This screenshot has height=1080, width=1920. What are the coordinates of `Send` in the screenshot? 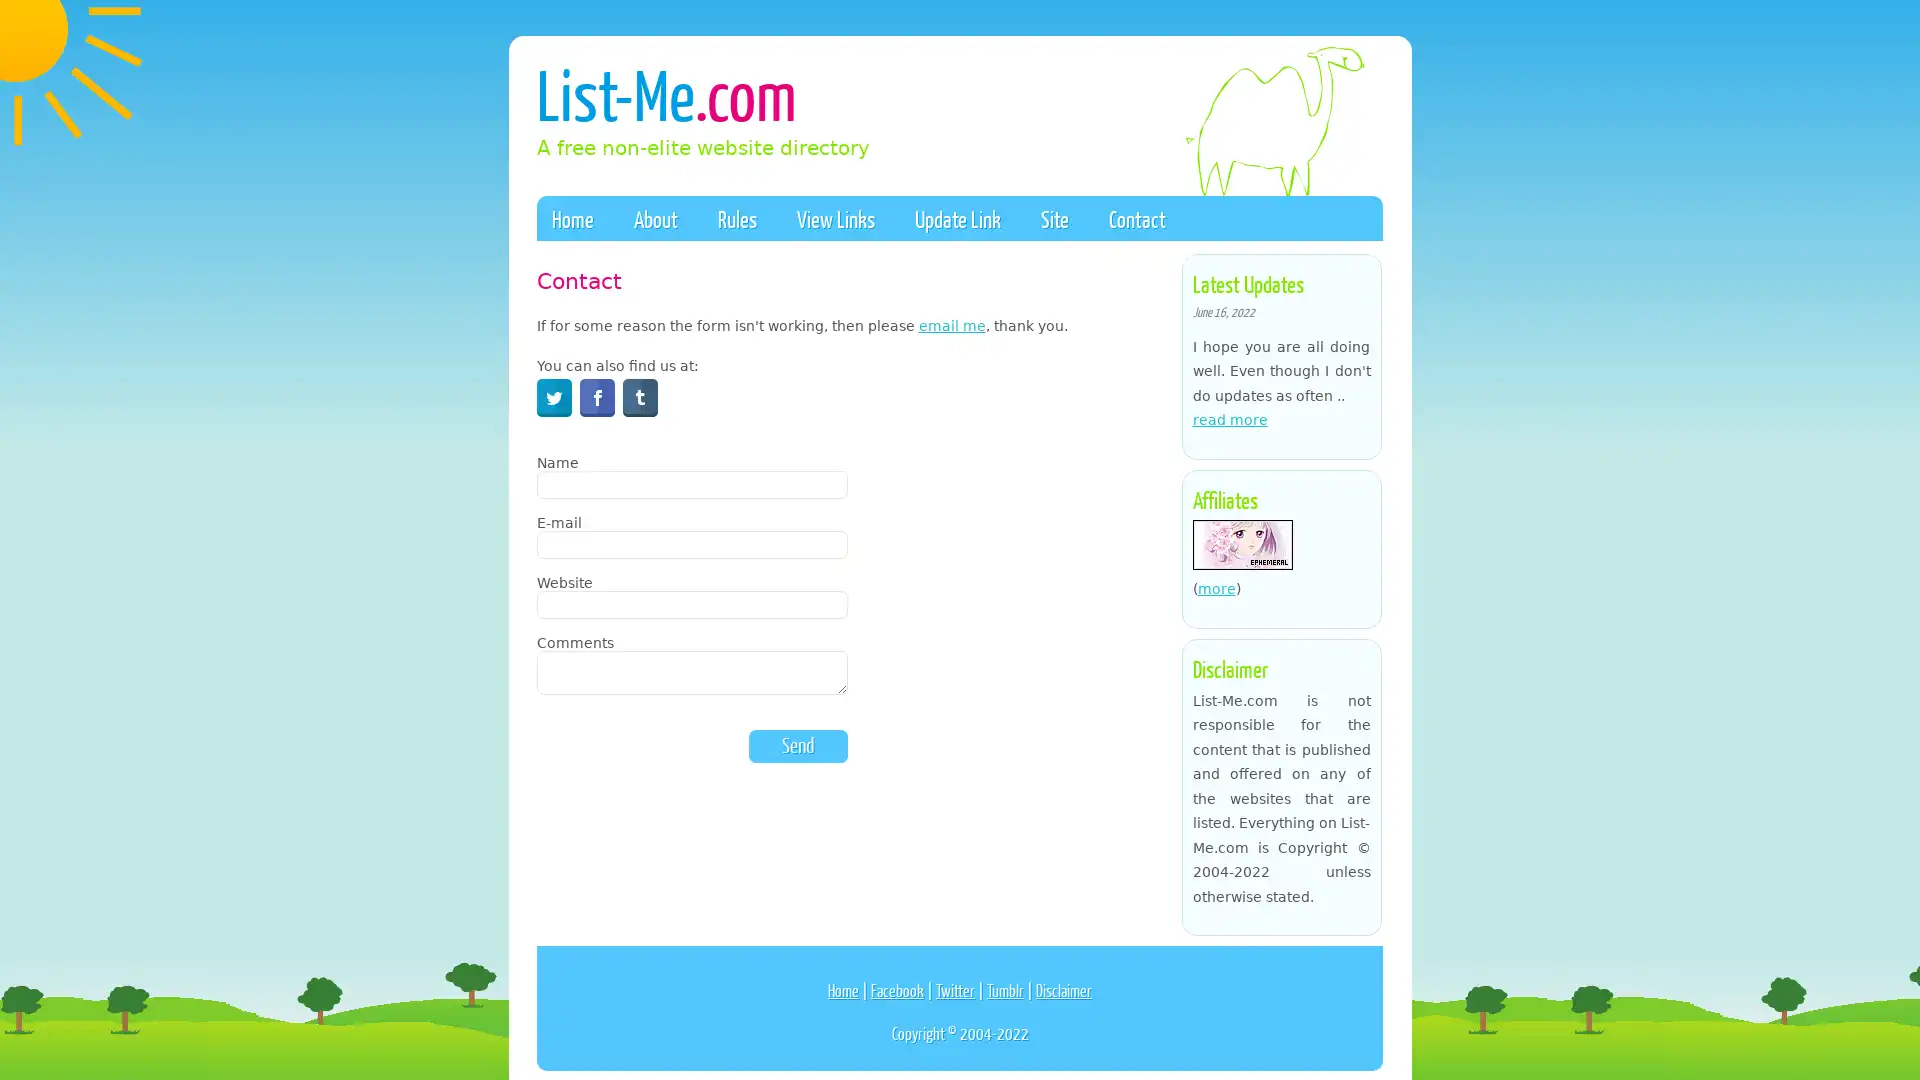 It's located at (796, 746).